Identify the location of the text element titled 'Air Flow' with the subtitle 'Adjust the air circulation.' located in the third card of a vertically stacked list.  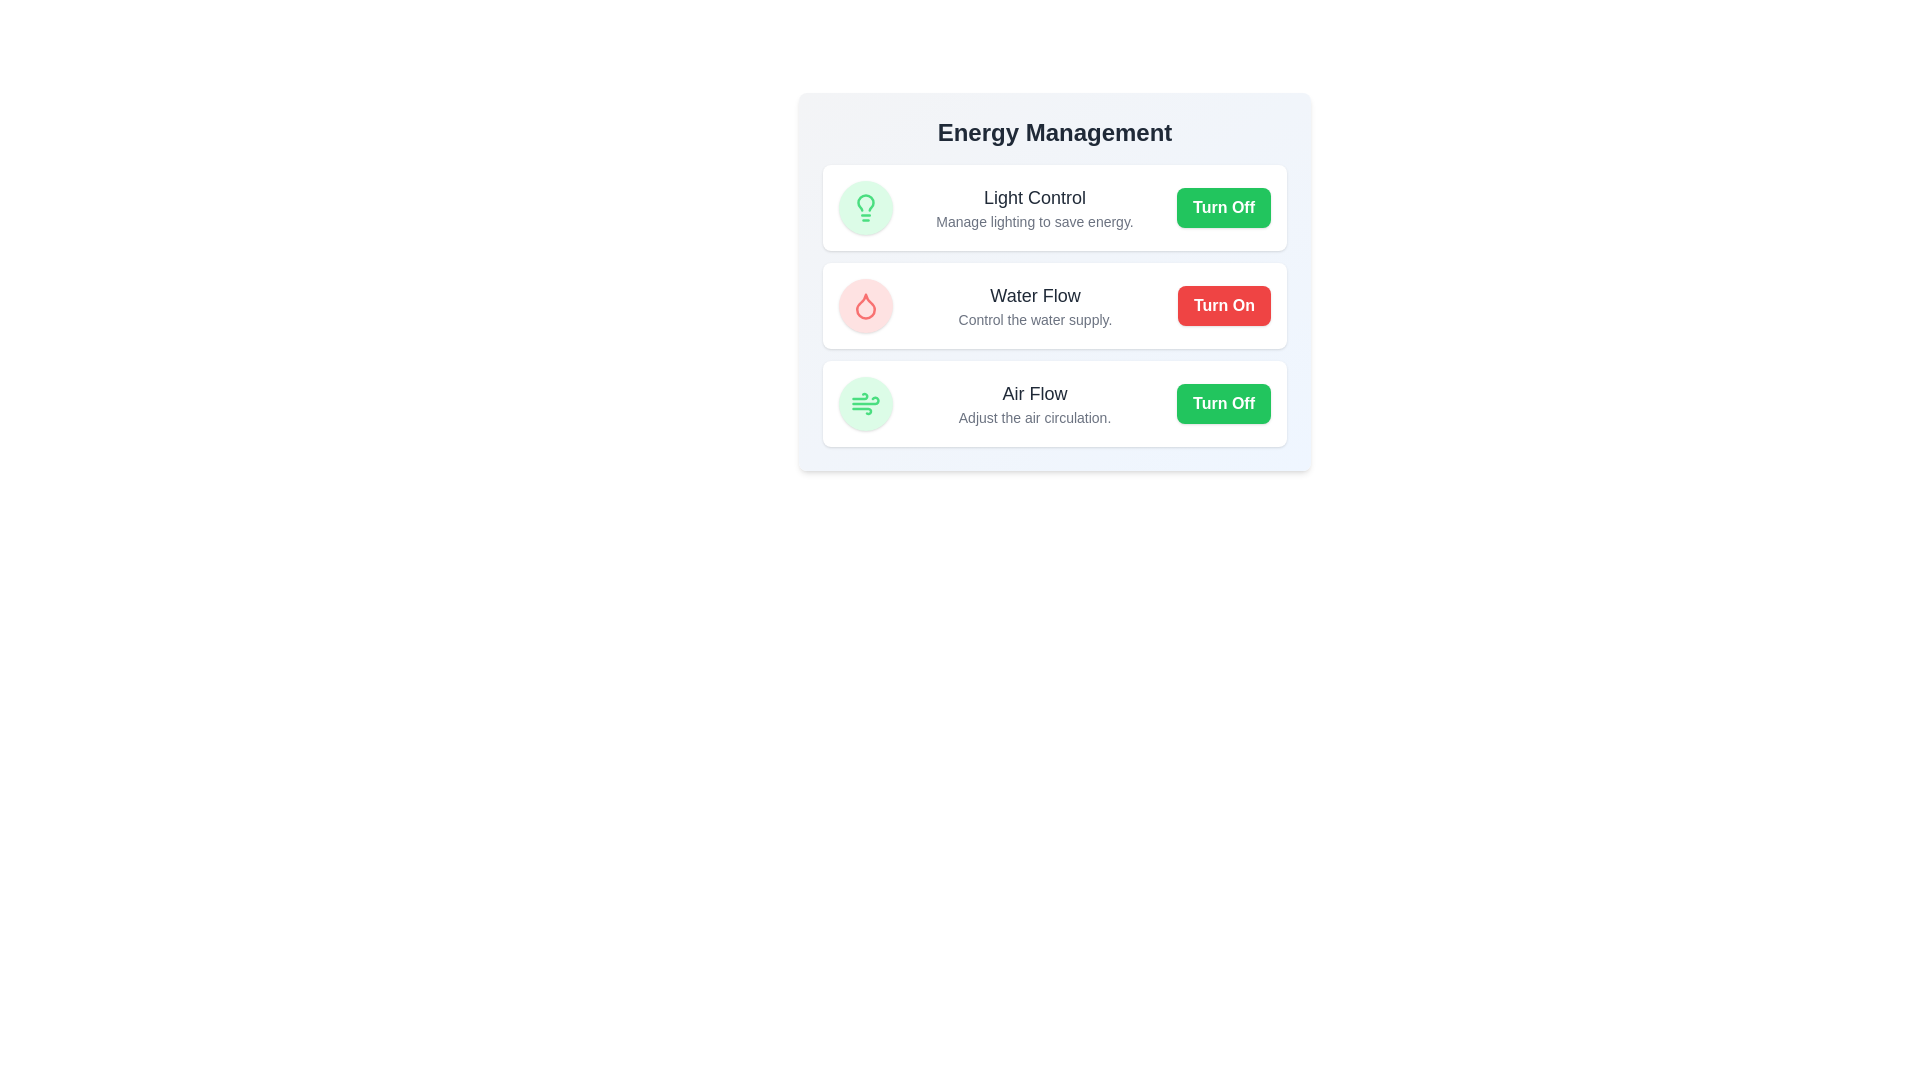
(1035, 404).